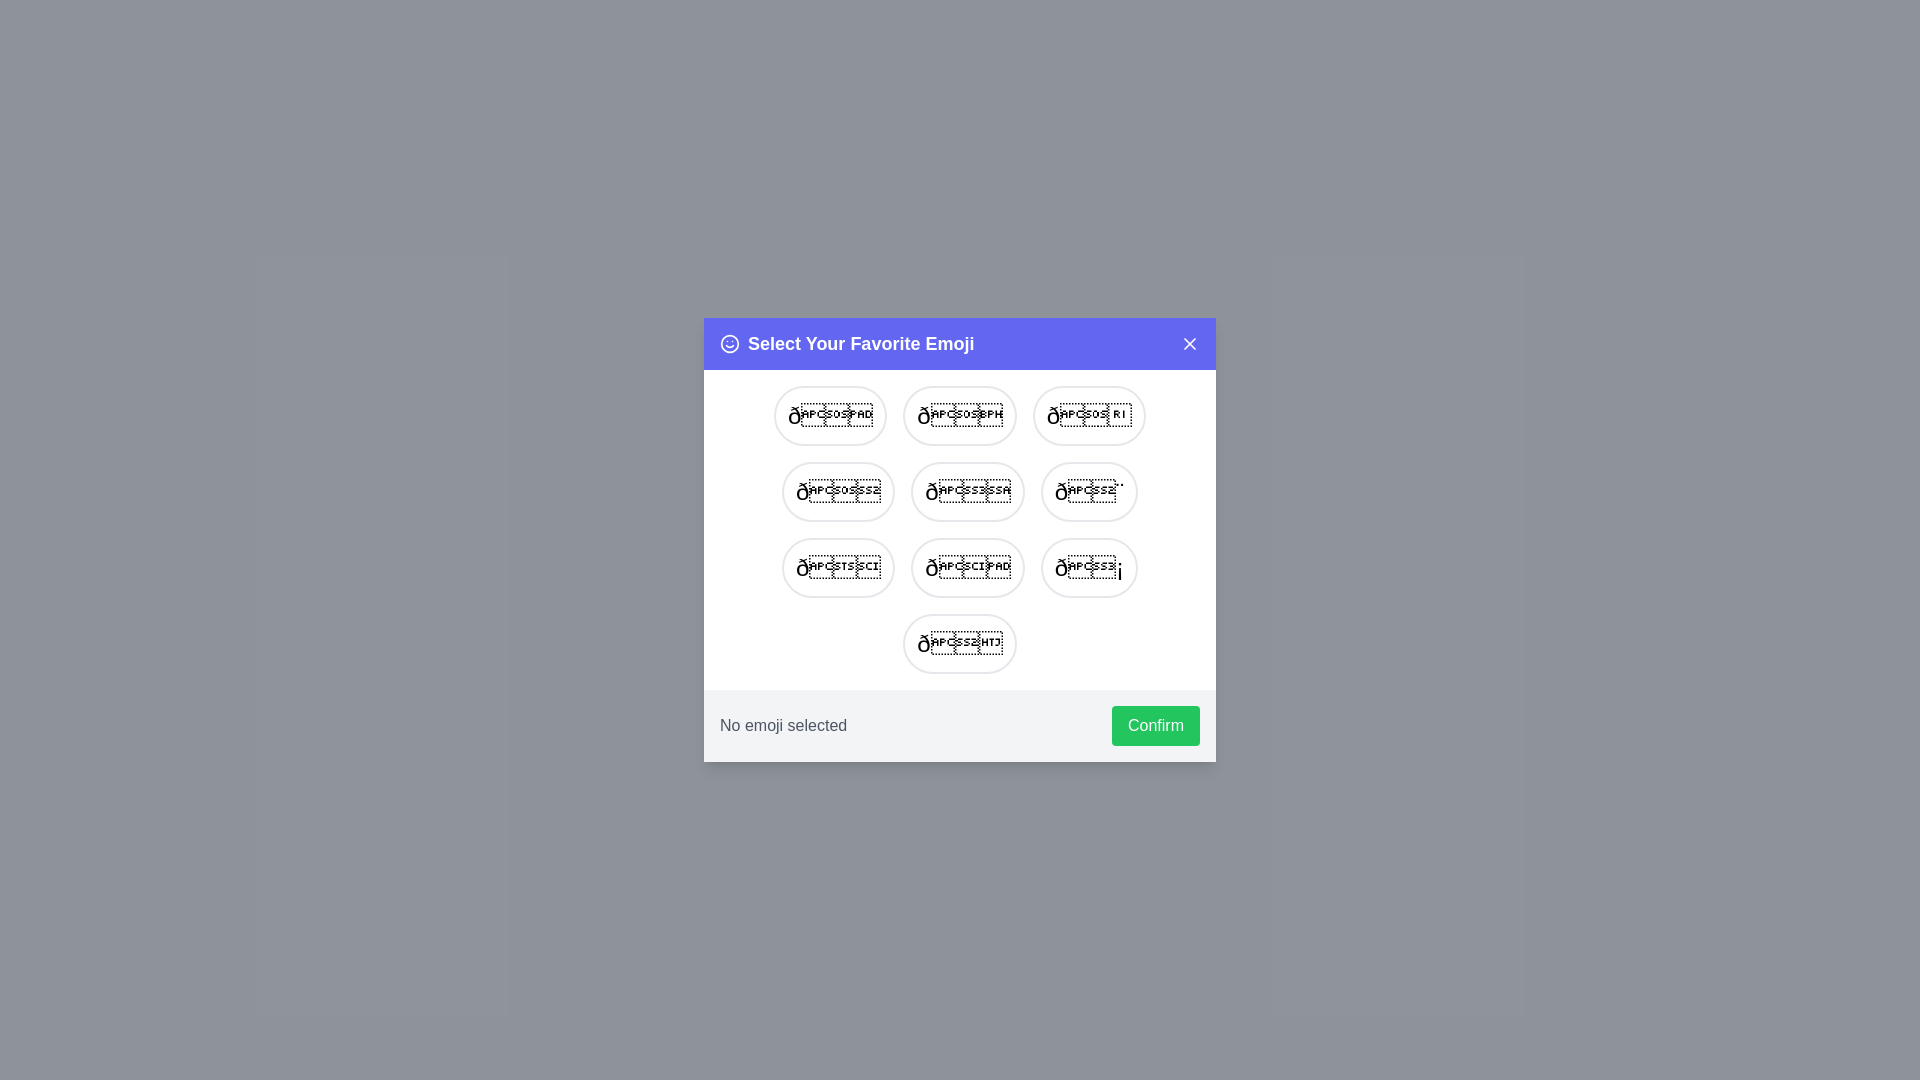 This screenshot has width=1920, height=1080. I want to click on the emoji 🎉 from the list, so click(960, 644).